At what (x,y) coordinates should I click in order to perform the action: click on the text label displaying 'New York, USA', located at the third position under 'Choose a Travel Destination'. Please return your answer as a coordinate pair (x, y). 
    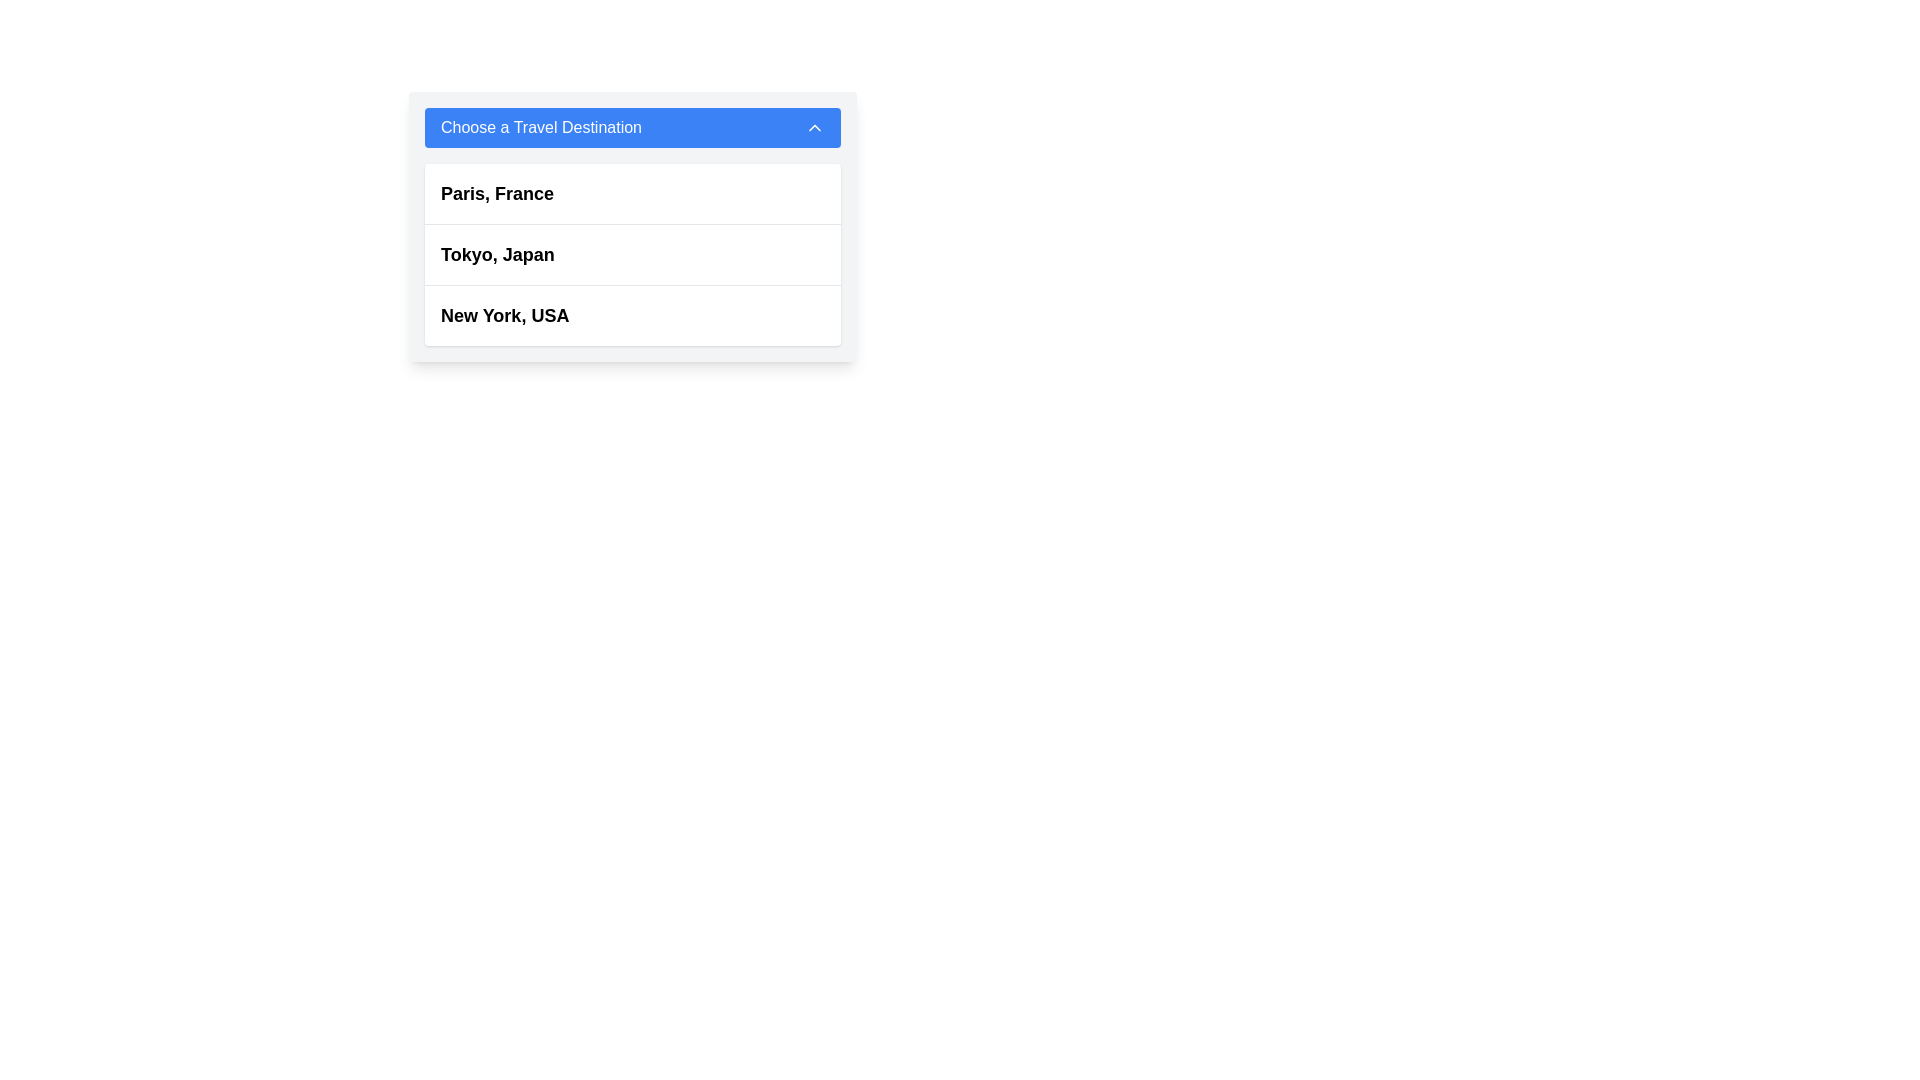
    Looking at the image, I should click on (505, 315).